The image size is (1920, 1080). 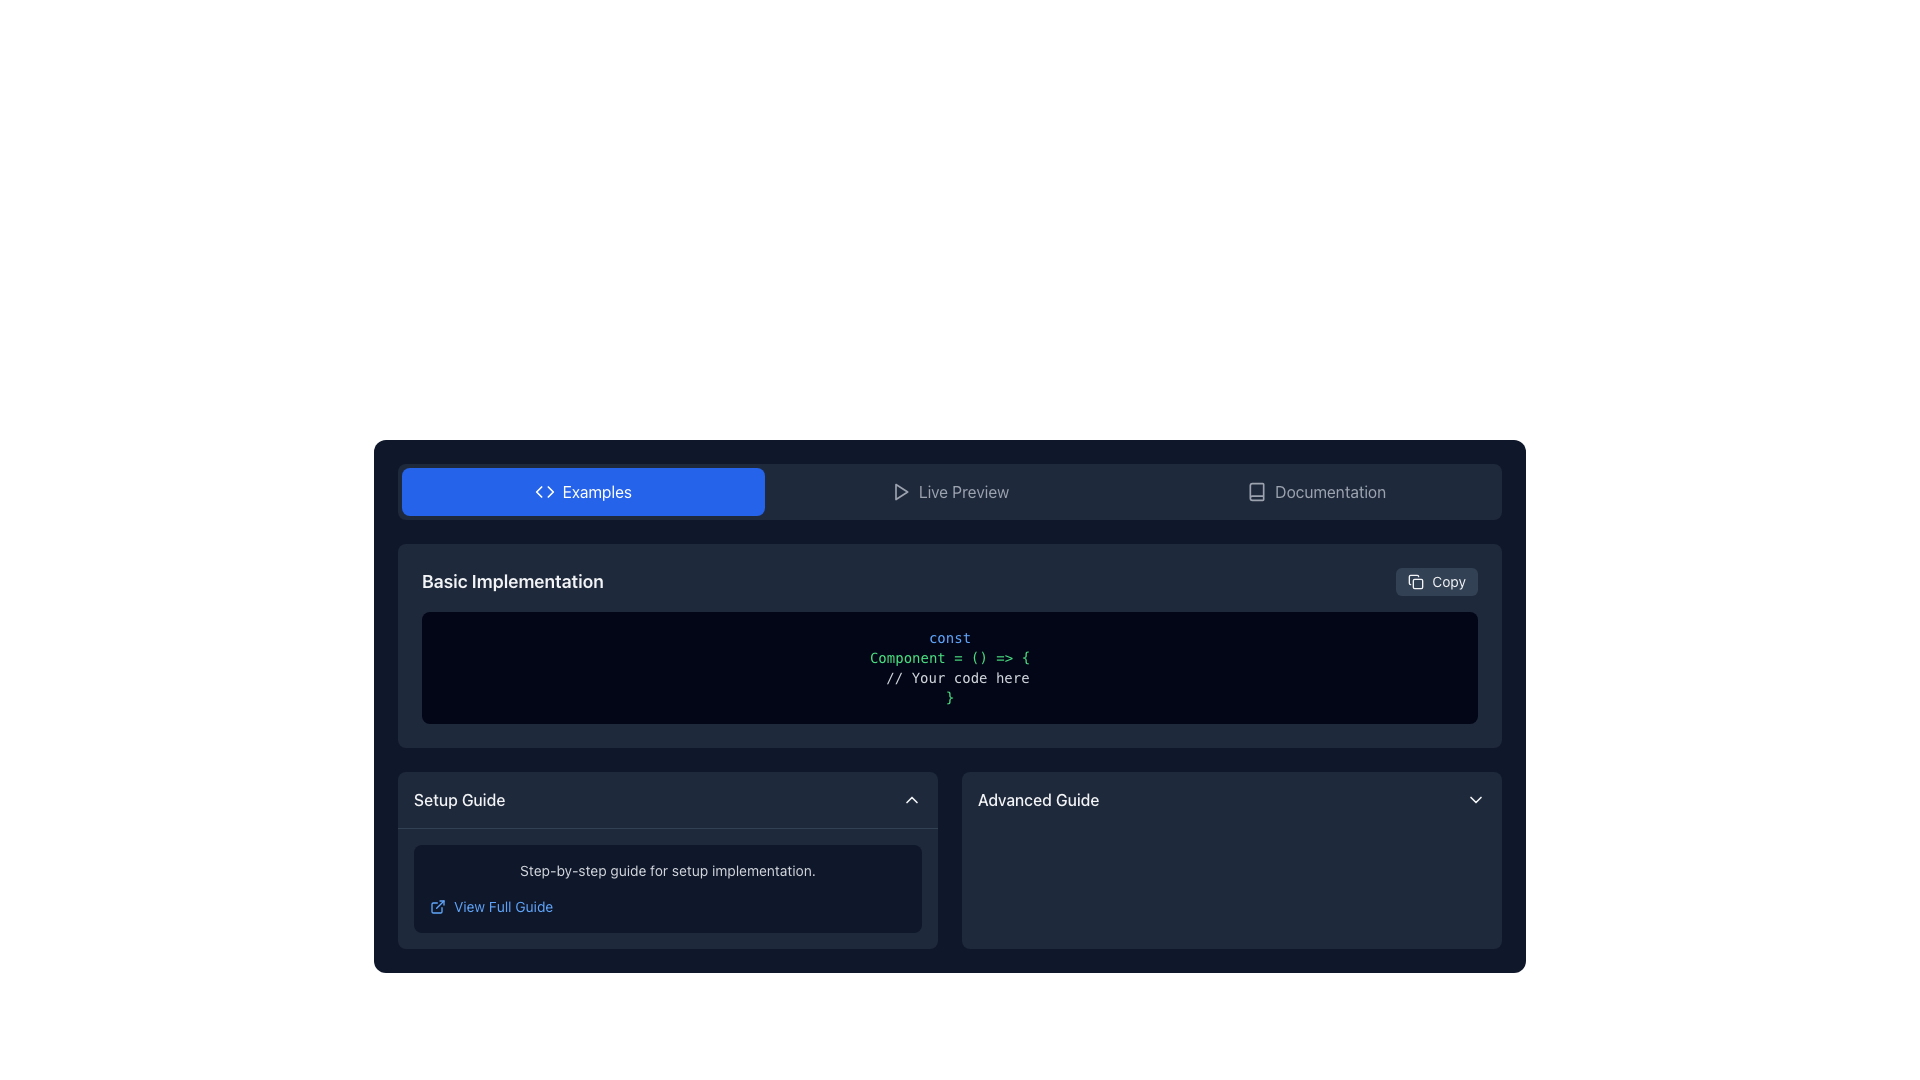 What do you see at coordinates (1316, 492) in the screenshot?
I see `the 'Documentation' button, which is the third button in a horizontal group` at bounding box center [1316, 492].